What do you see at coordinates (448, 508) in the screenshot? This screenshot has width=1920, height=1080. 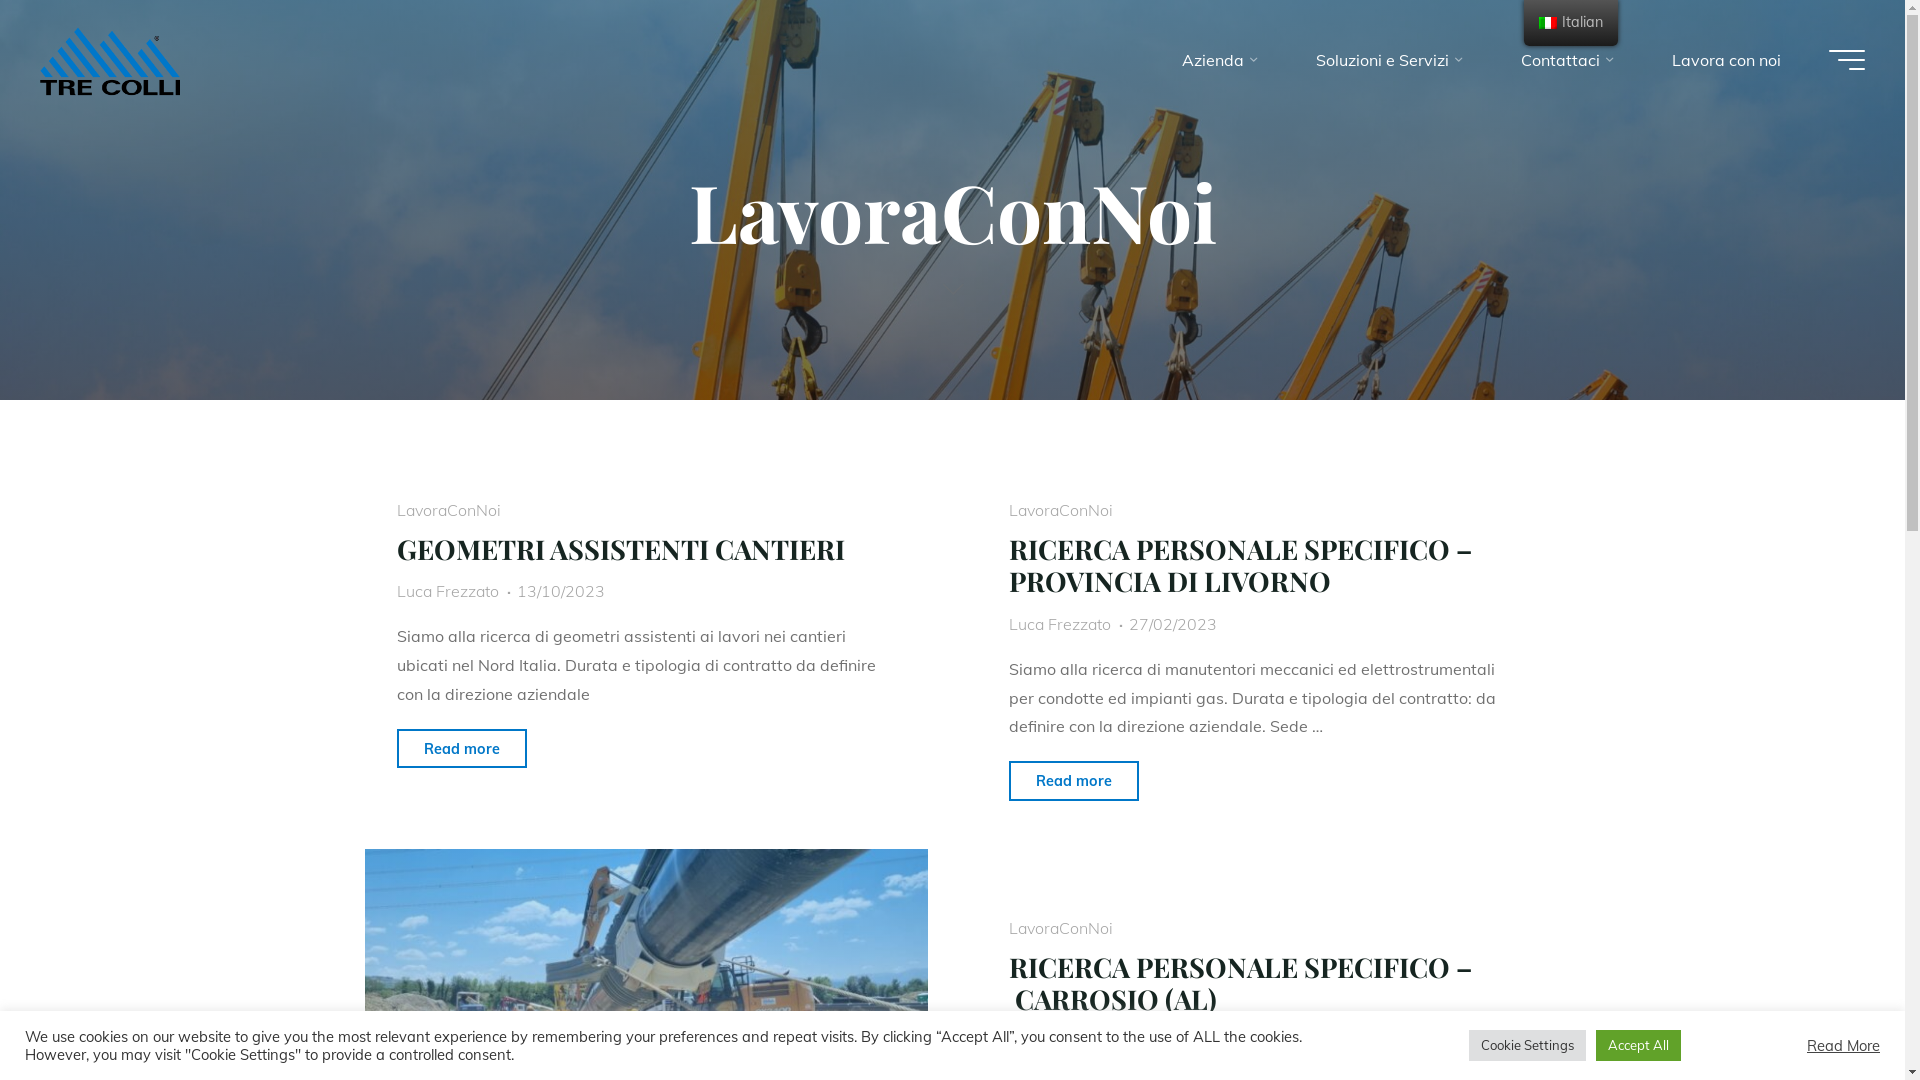 I see `'LavoraConNoi'` at bounding box center [448, 508].